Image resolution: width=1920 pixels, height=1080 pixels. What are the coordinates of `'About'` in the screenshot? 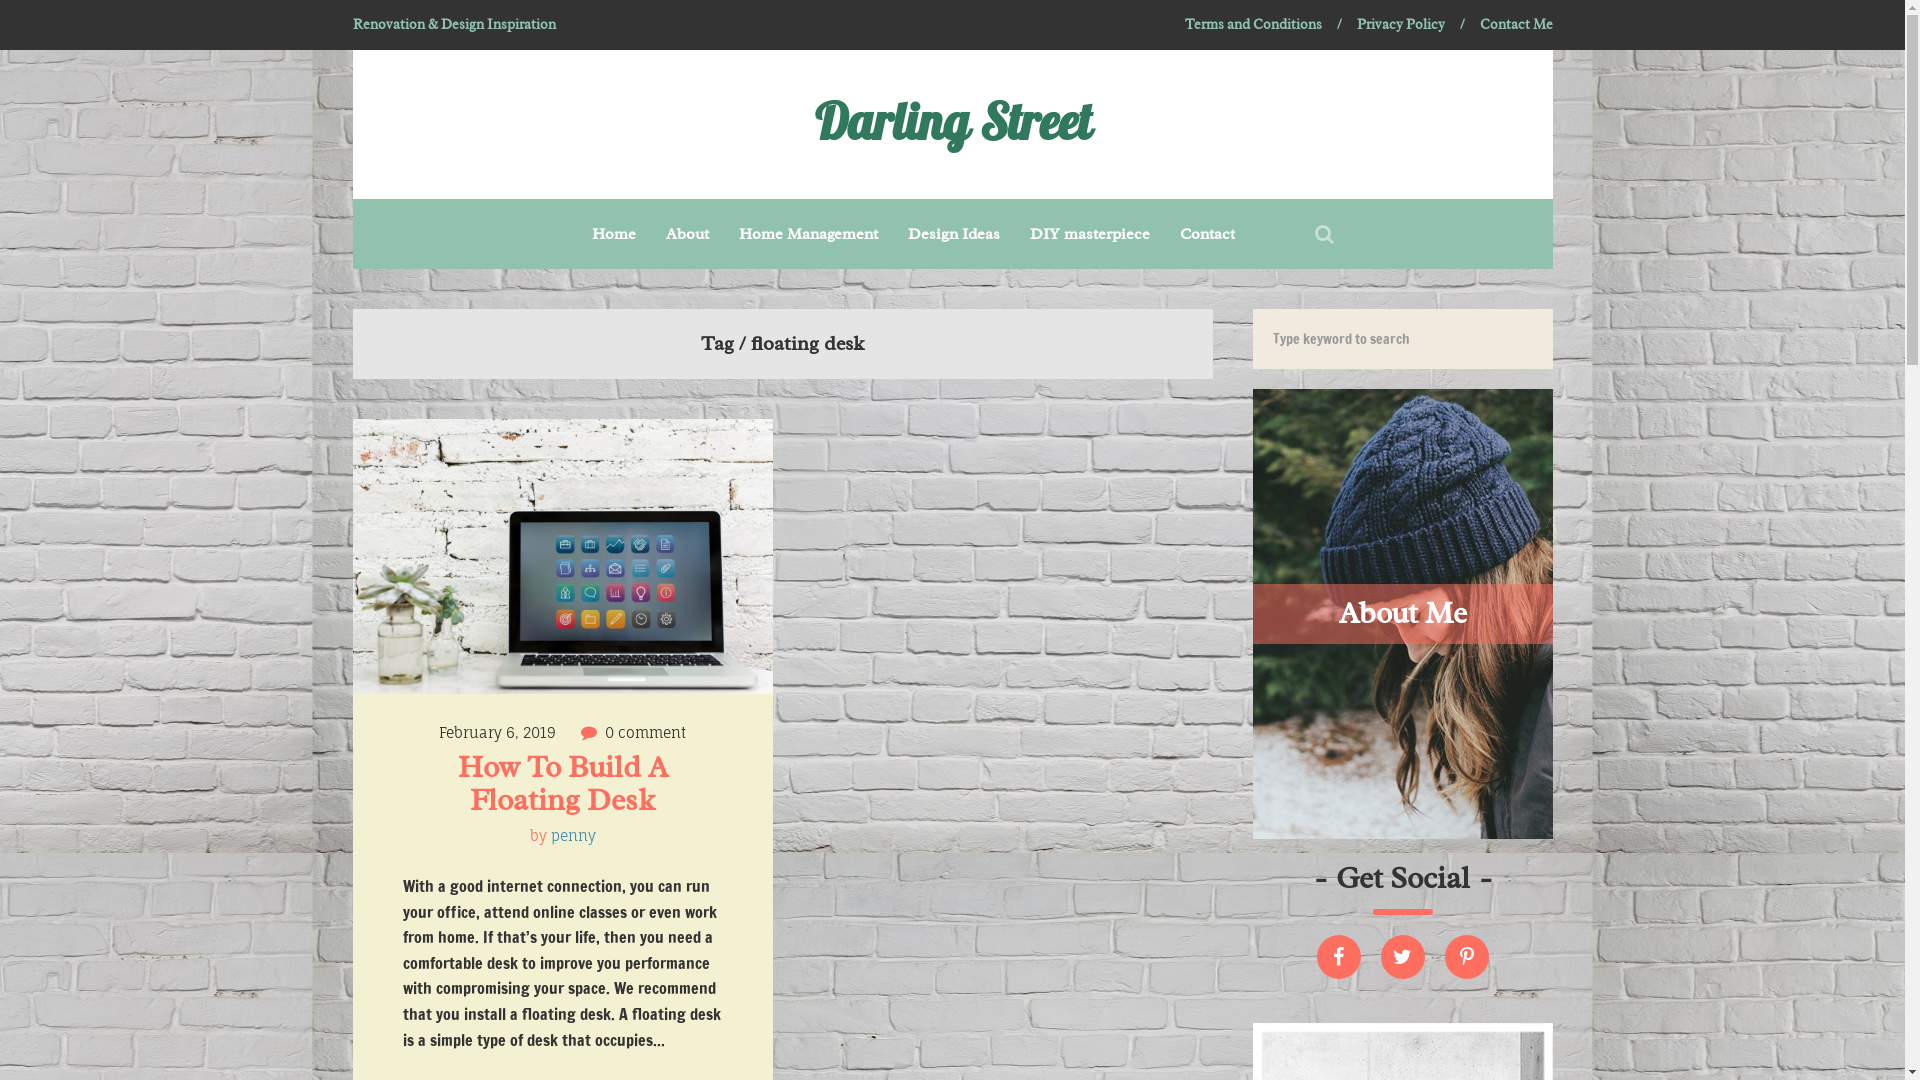 It's located at (687, 233).